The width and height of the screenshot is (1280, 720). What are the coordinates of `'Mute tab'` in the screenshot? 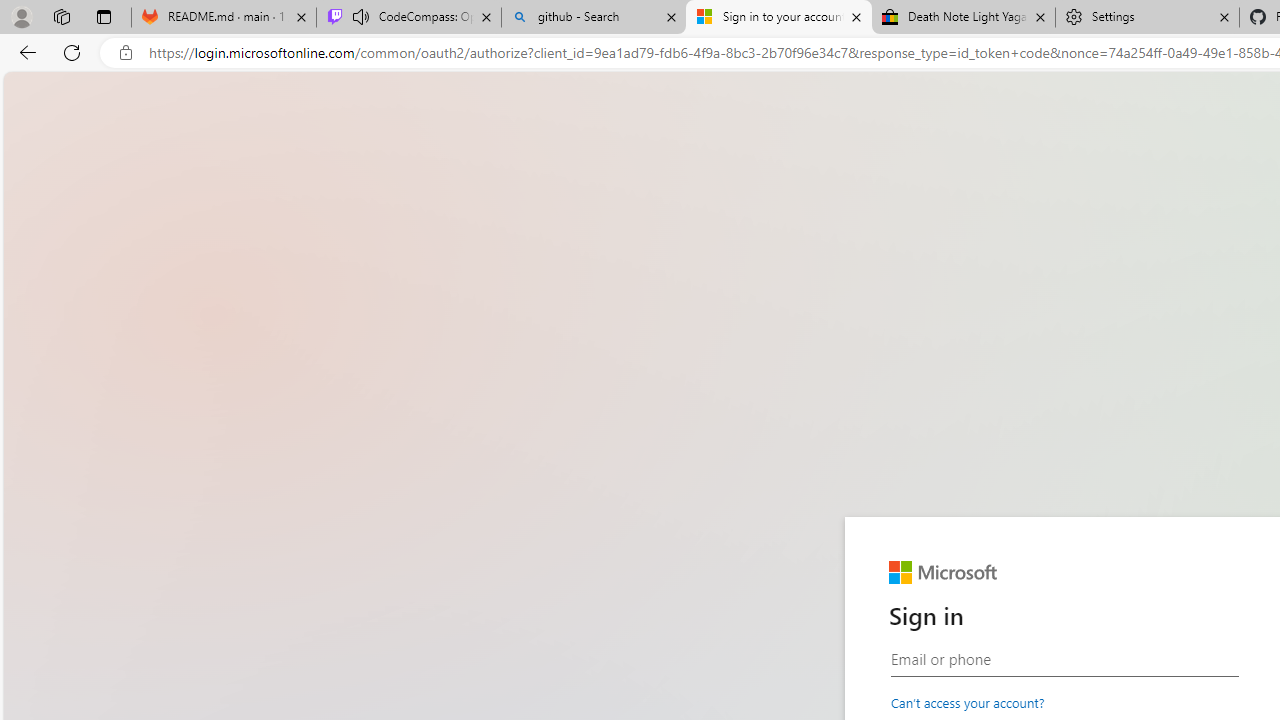 It's located at (360, 16).